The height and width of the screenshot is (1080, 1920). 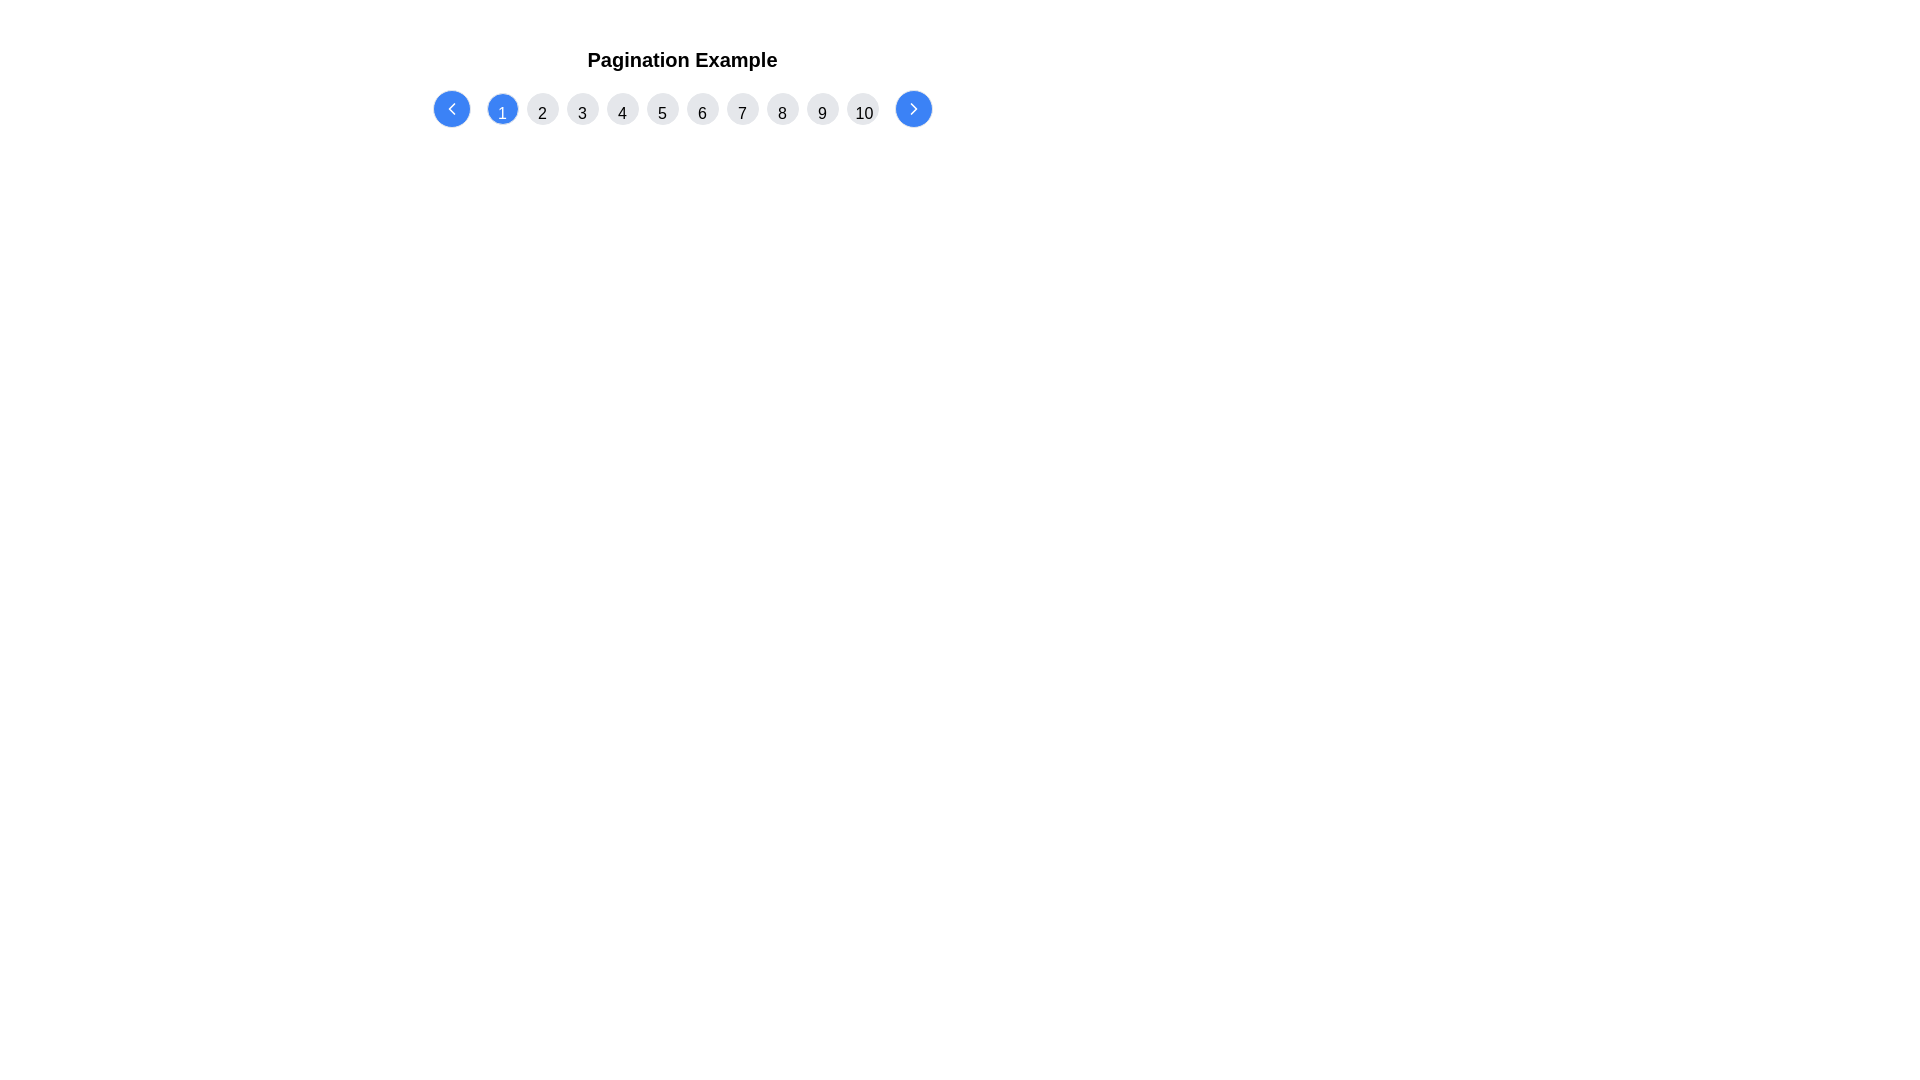 What do you see at coordinates (822, 108) in the screenshot?
I see `the circular button with a gray background containing the number '9'` at bounding box center [822, 108].